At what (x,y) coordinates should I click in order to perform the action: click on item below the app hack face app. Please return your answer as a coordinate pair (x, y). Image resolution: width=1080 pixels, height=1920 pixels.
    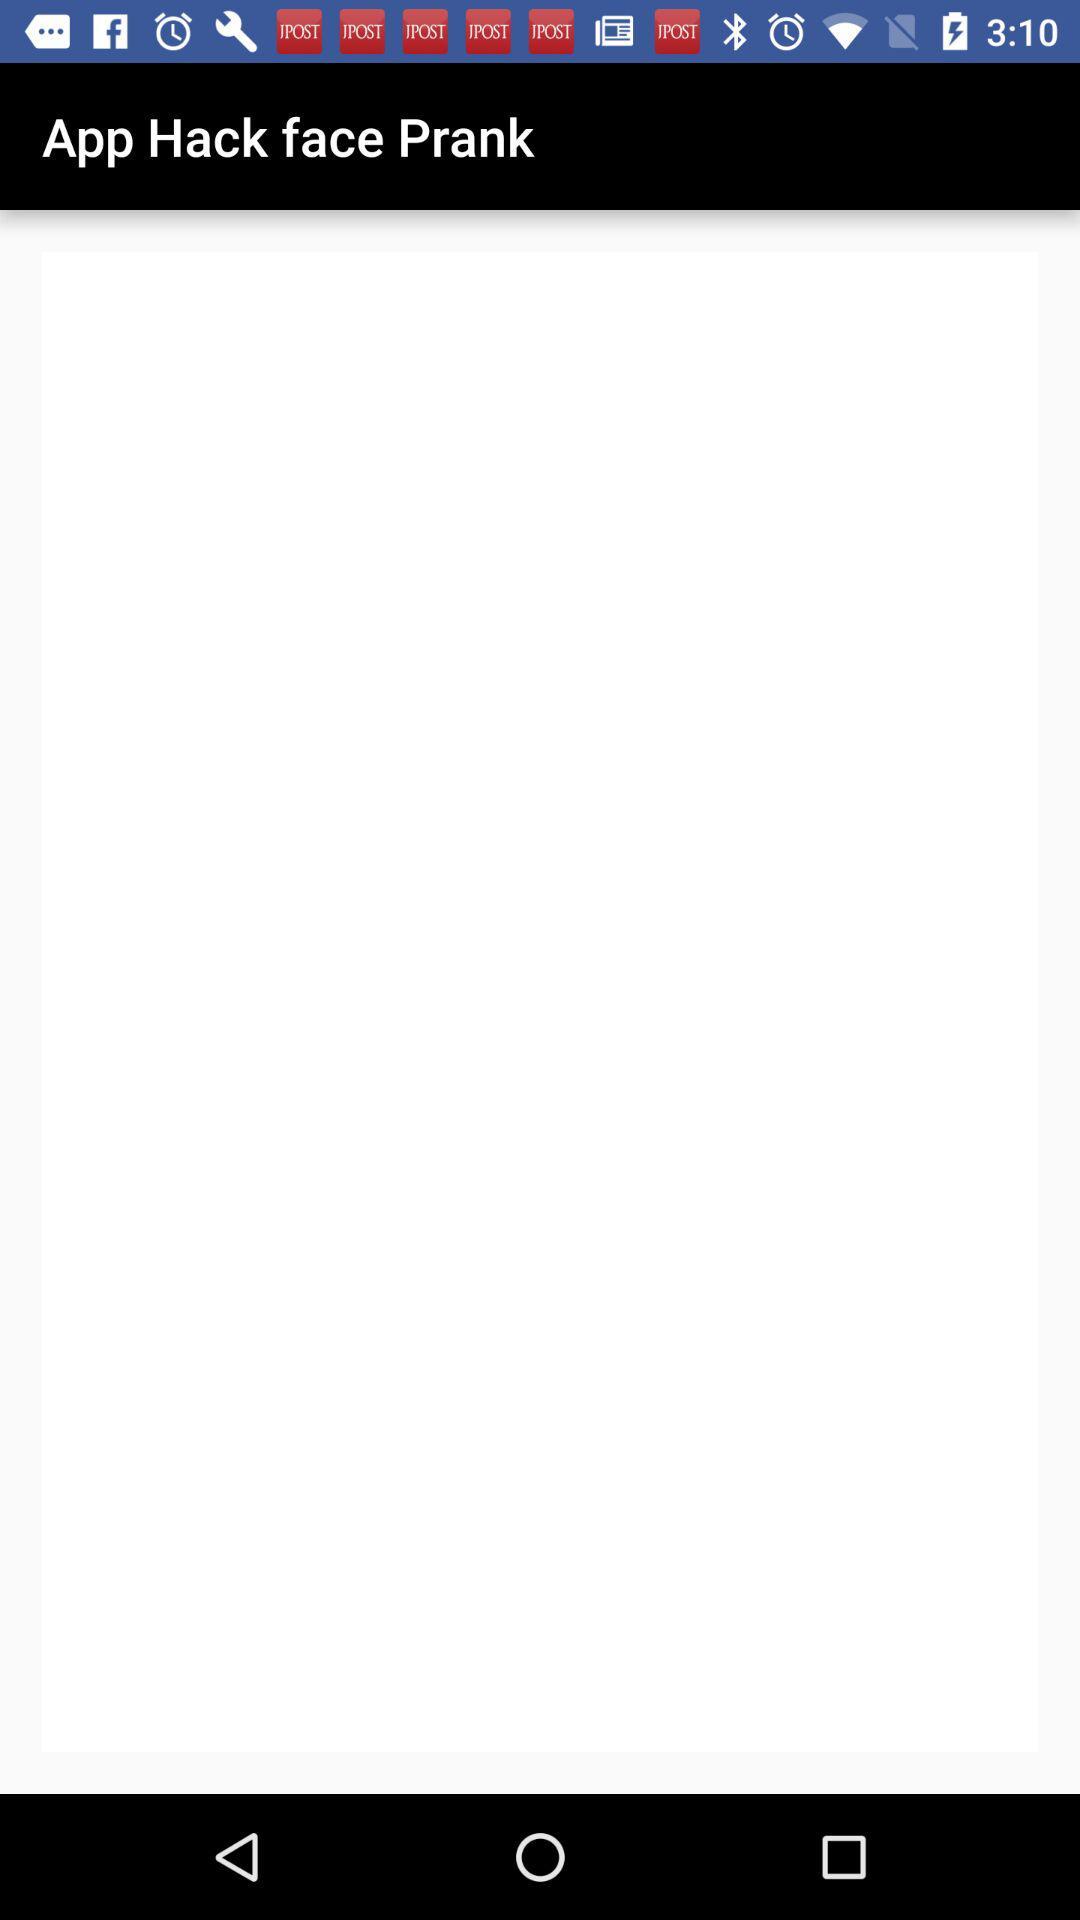
    Looking at the image, I should click on (619, 1202).